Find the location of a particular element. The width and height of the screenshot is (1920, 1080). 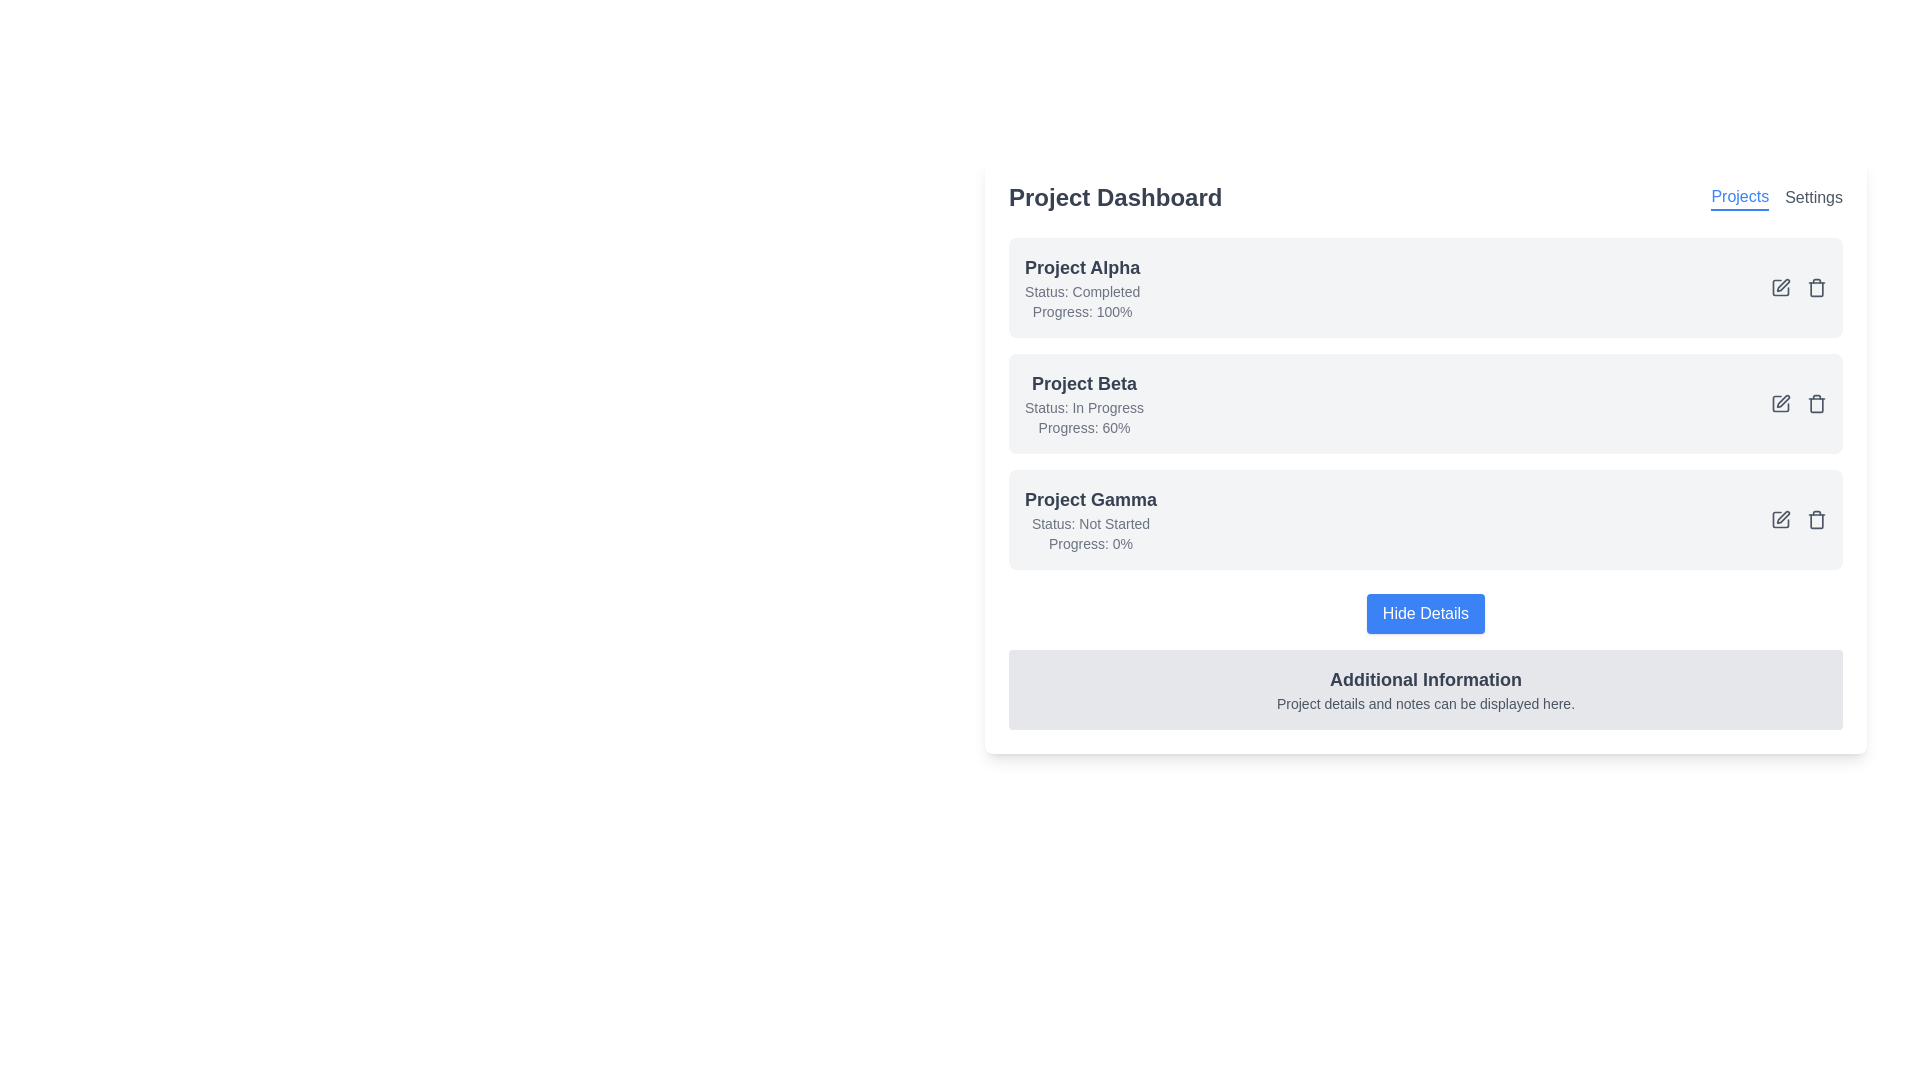

the static text label that says 'Project details and notes can be displayed here.' located below the heading 'Additional Information.' is located at coordinates (1424, 703).